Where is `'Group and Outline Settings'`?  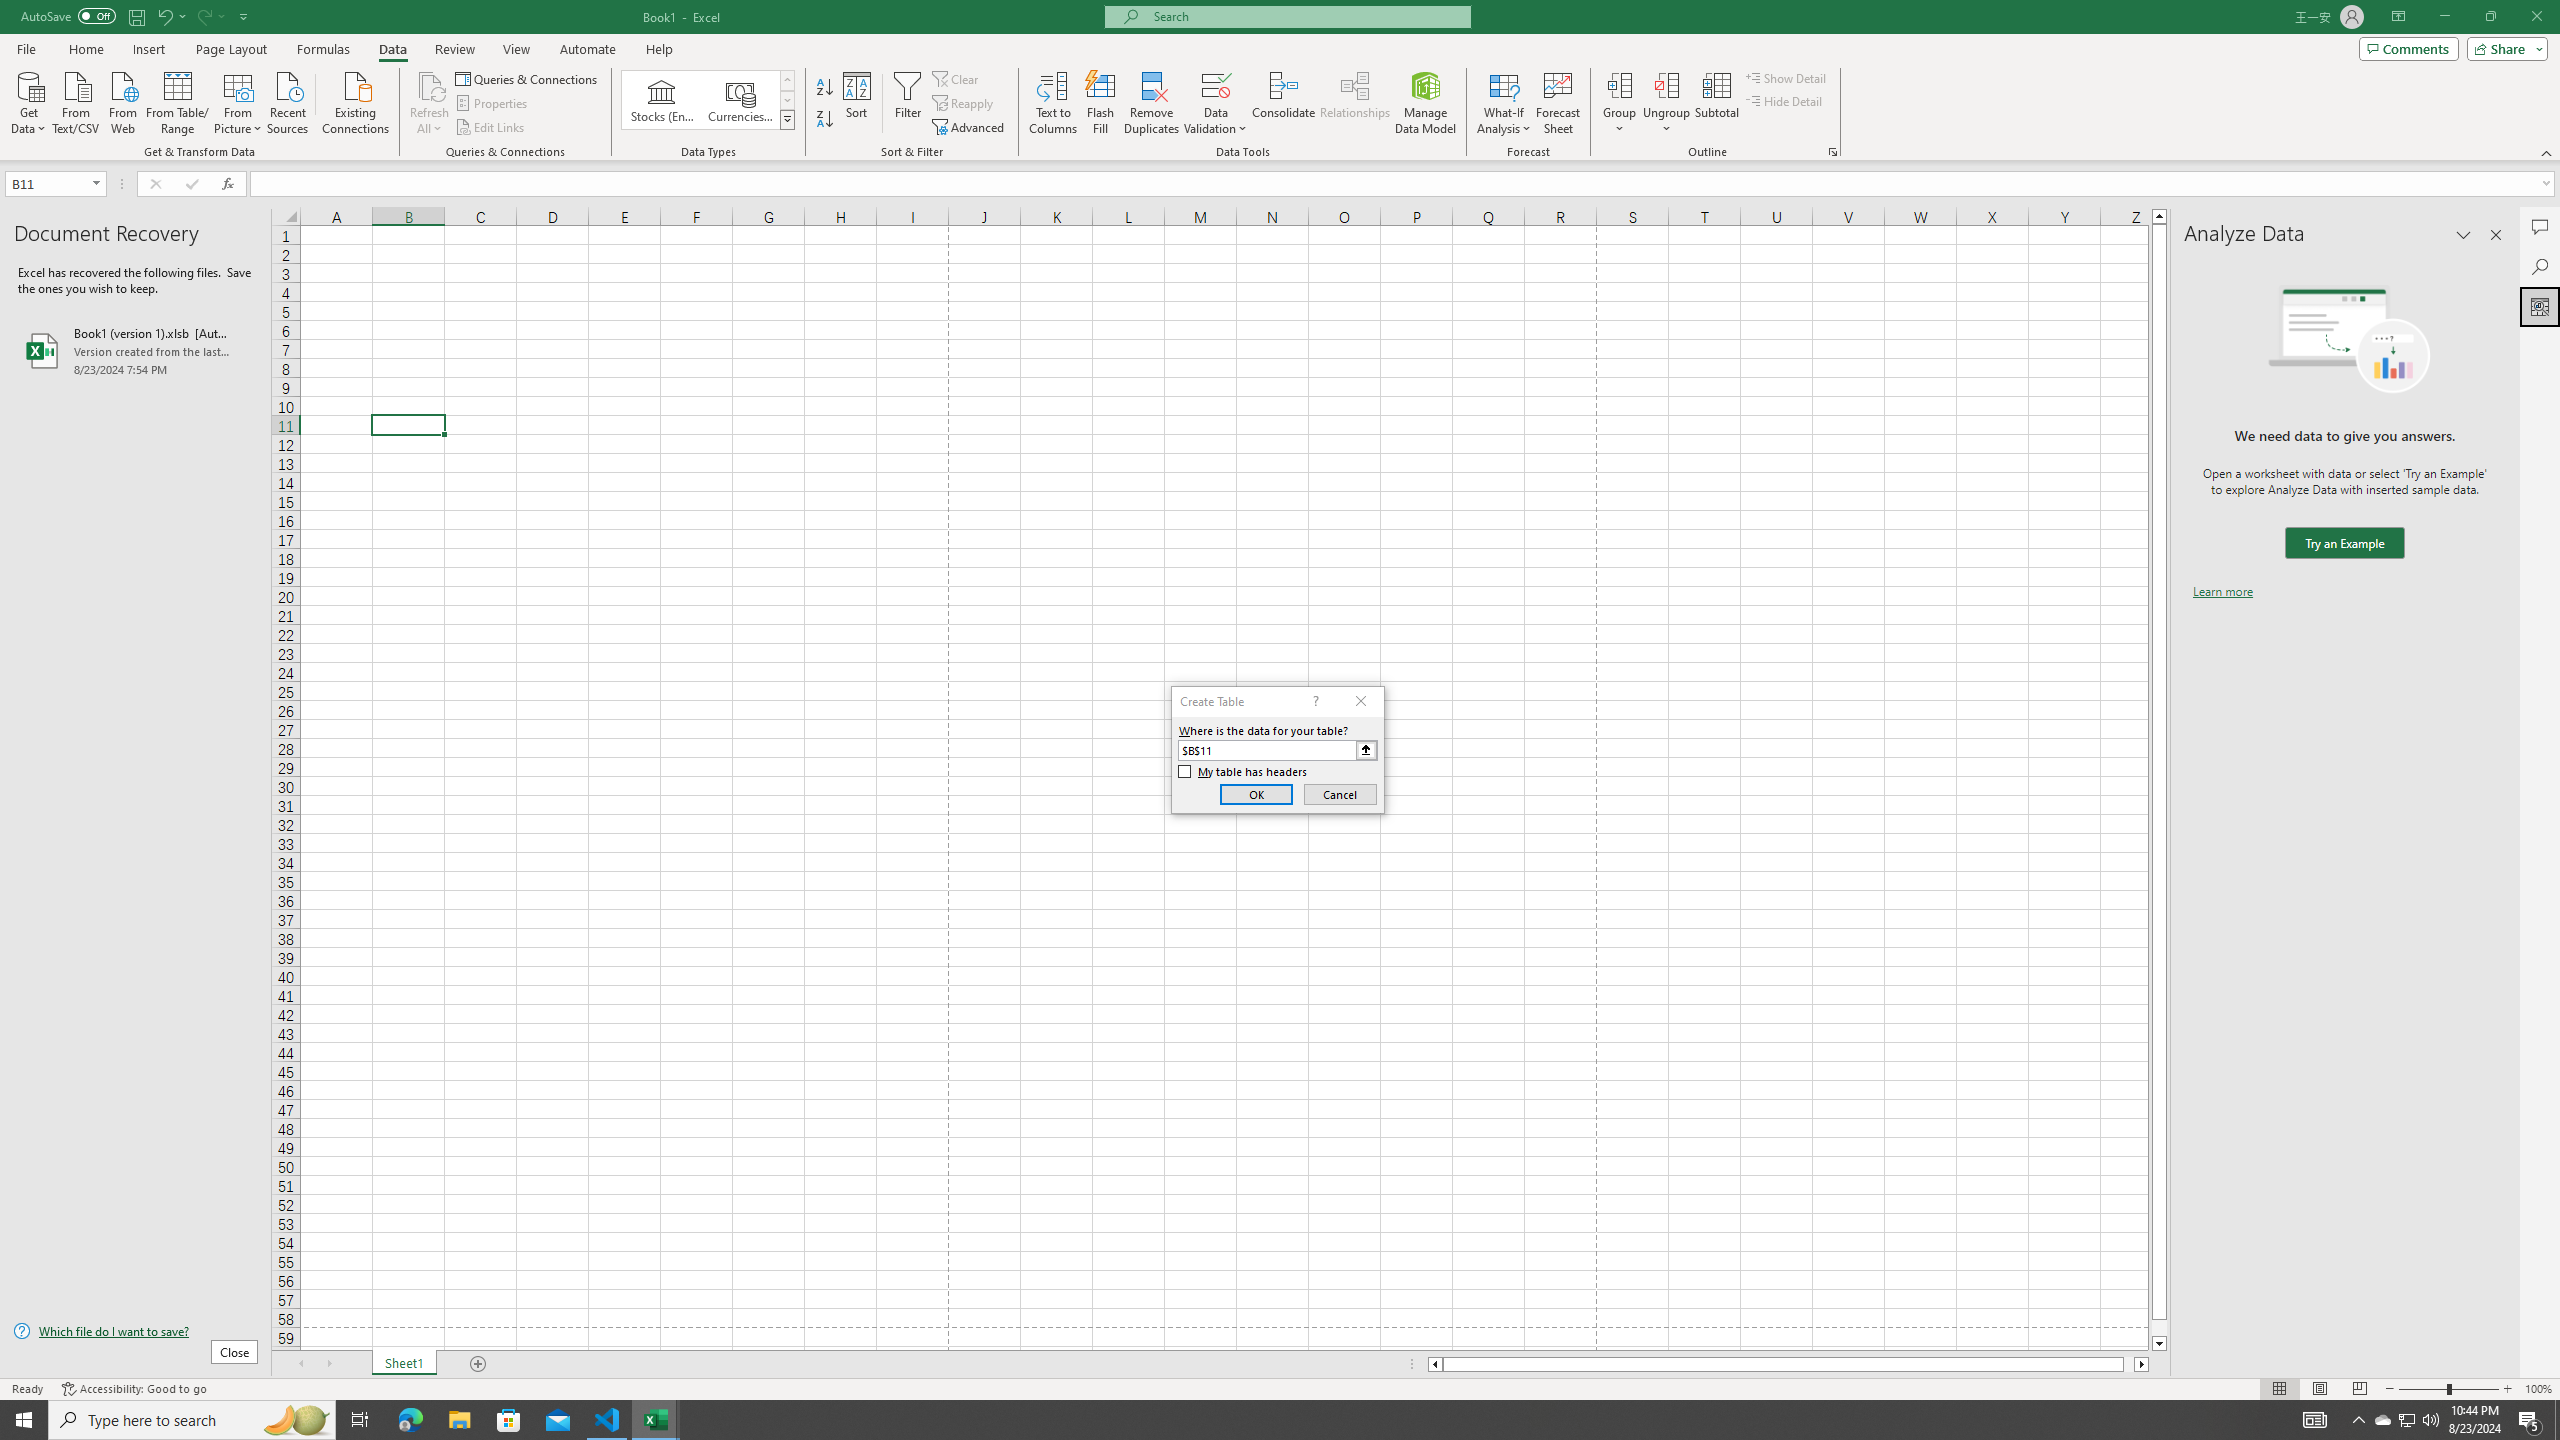
'Group and Outline Settings' is located at coordinates (1831, 150).